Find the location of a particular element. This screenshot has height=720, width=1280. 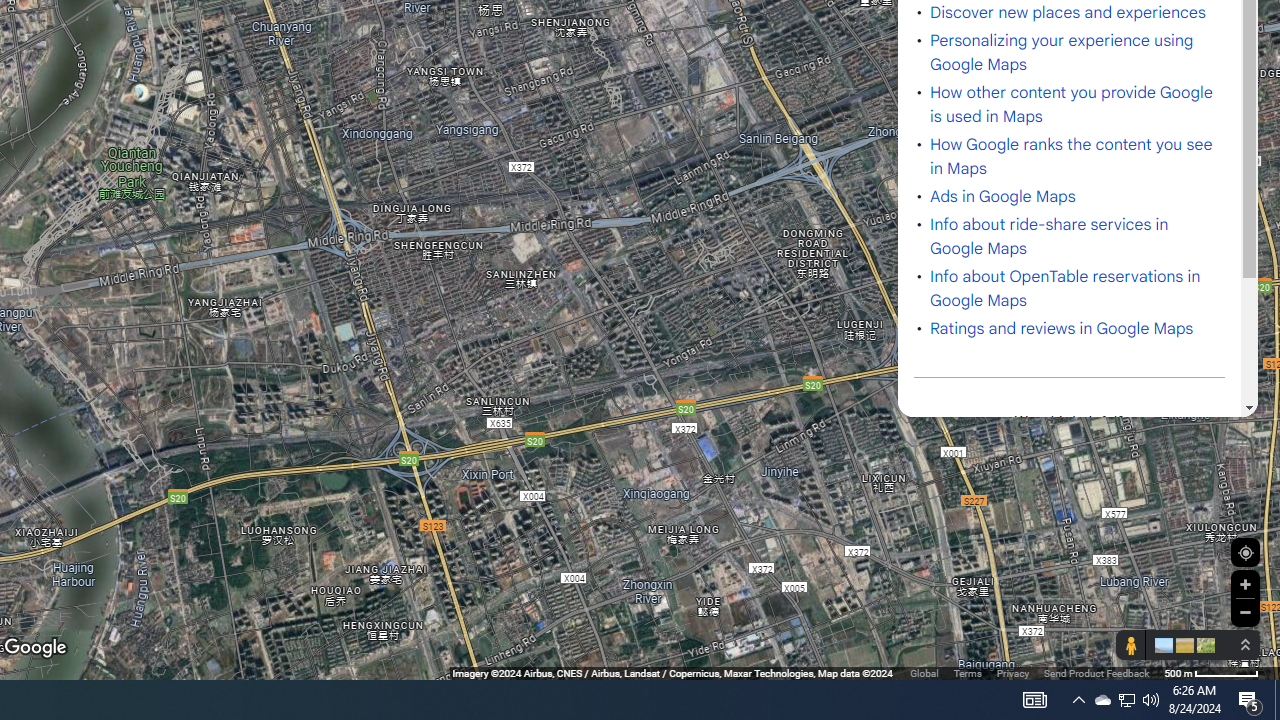

'Zoom in' is located at coordinates (1244, 584).